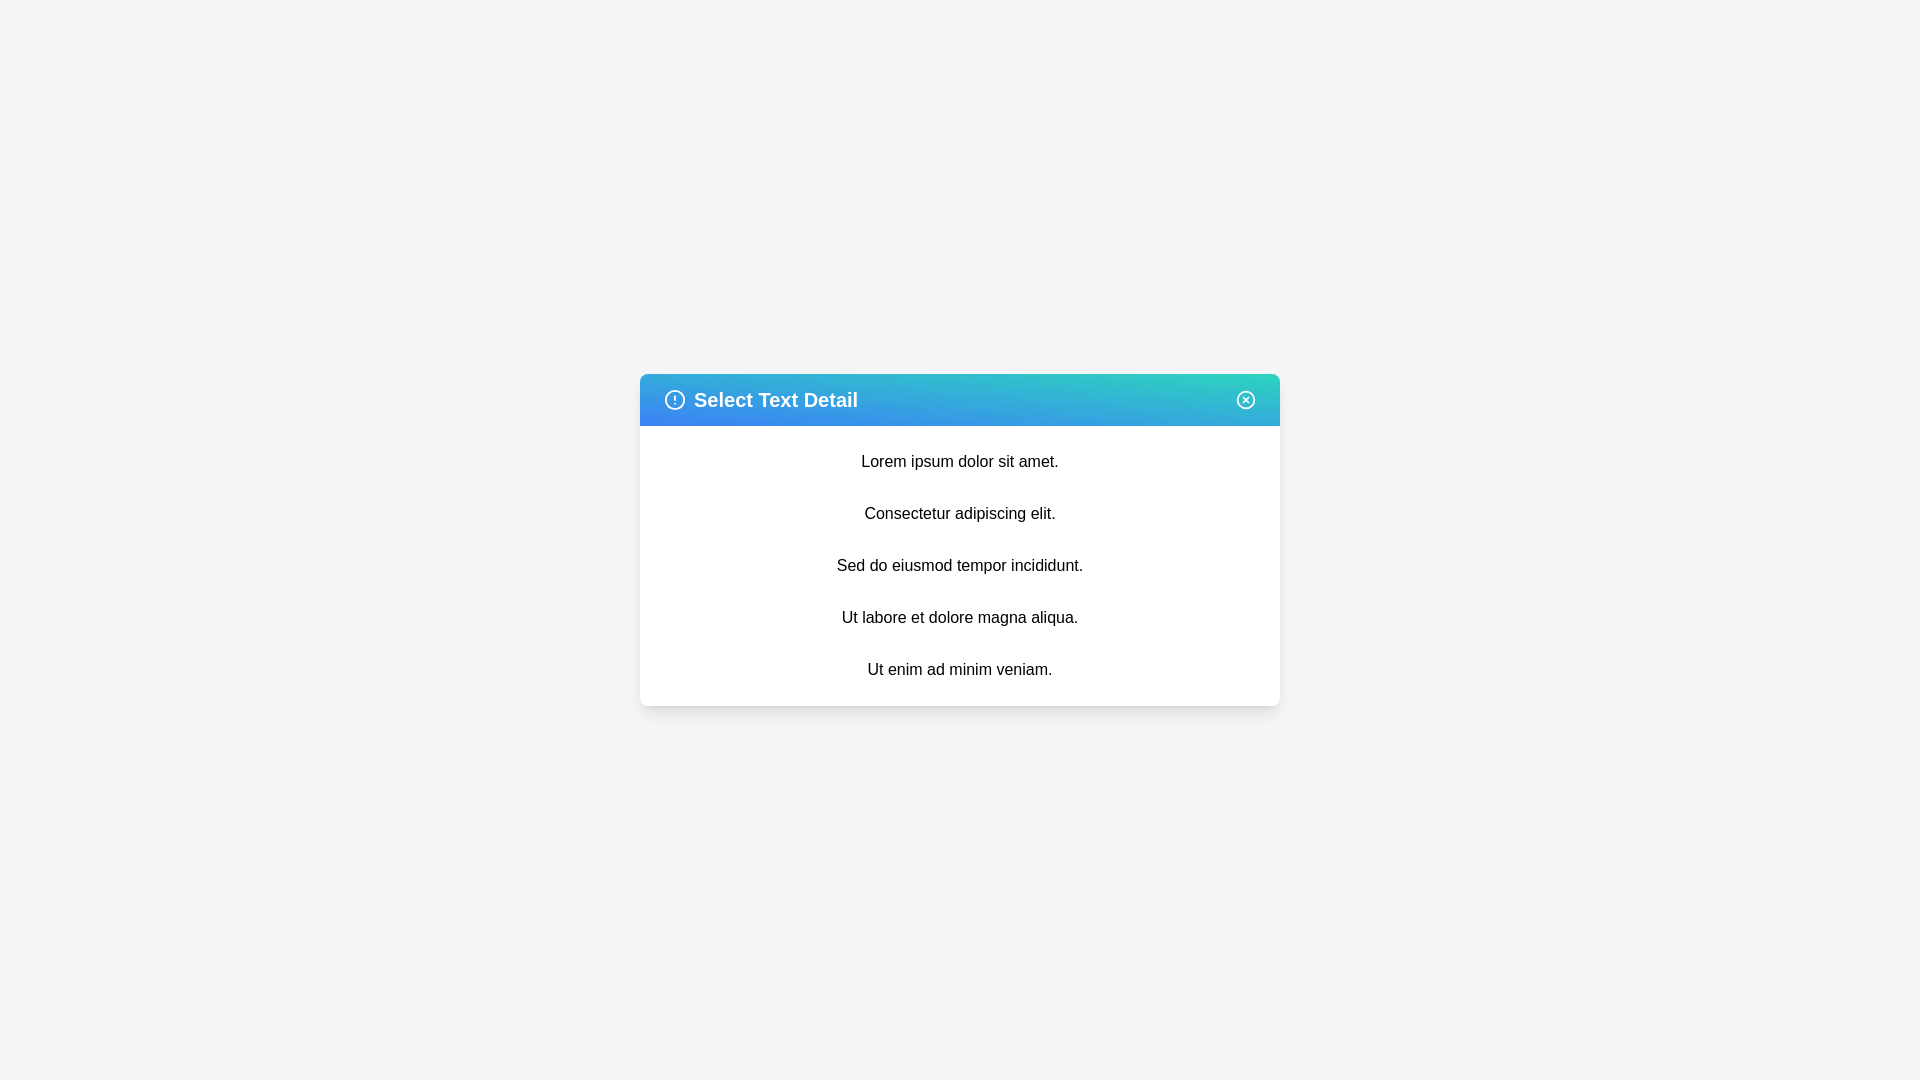 This screenshot has width=1920, height=1080. I want to click on the text item 'Sed do eiusmod tempor incididunt.' from the list, so click(960, 566).